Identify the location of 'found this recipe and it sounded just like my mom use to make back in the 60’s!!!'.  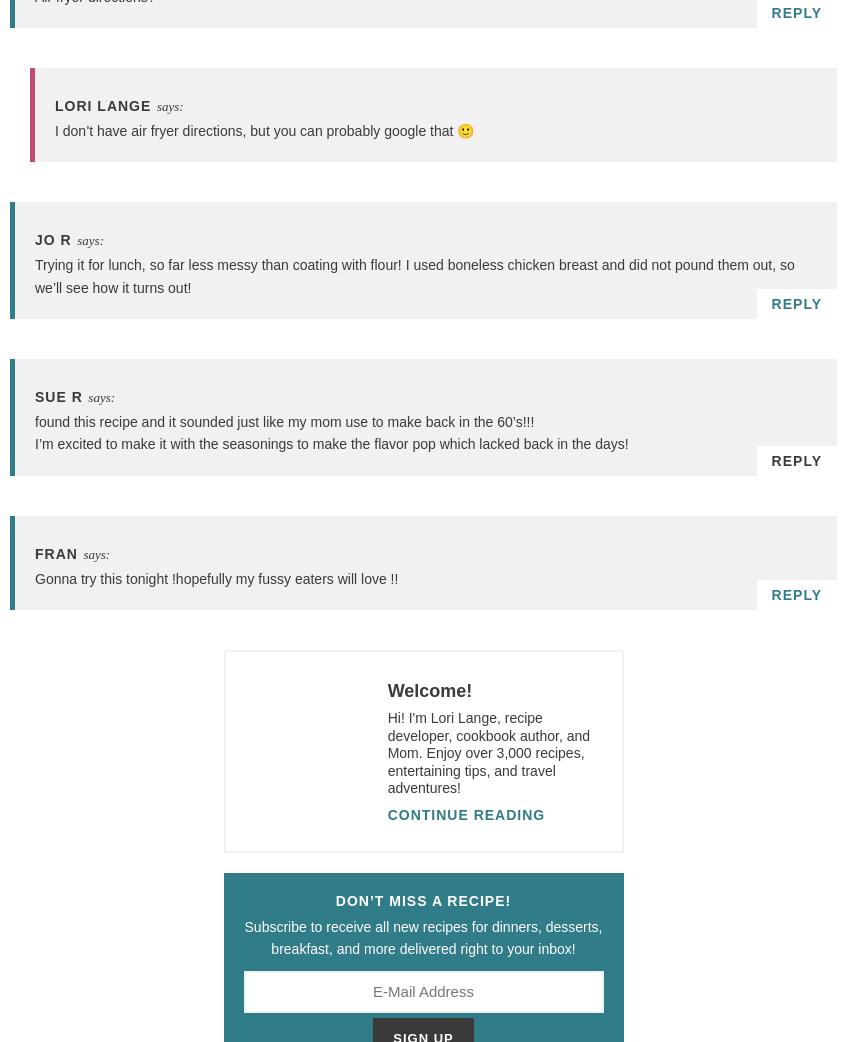
(284, 421).